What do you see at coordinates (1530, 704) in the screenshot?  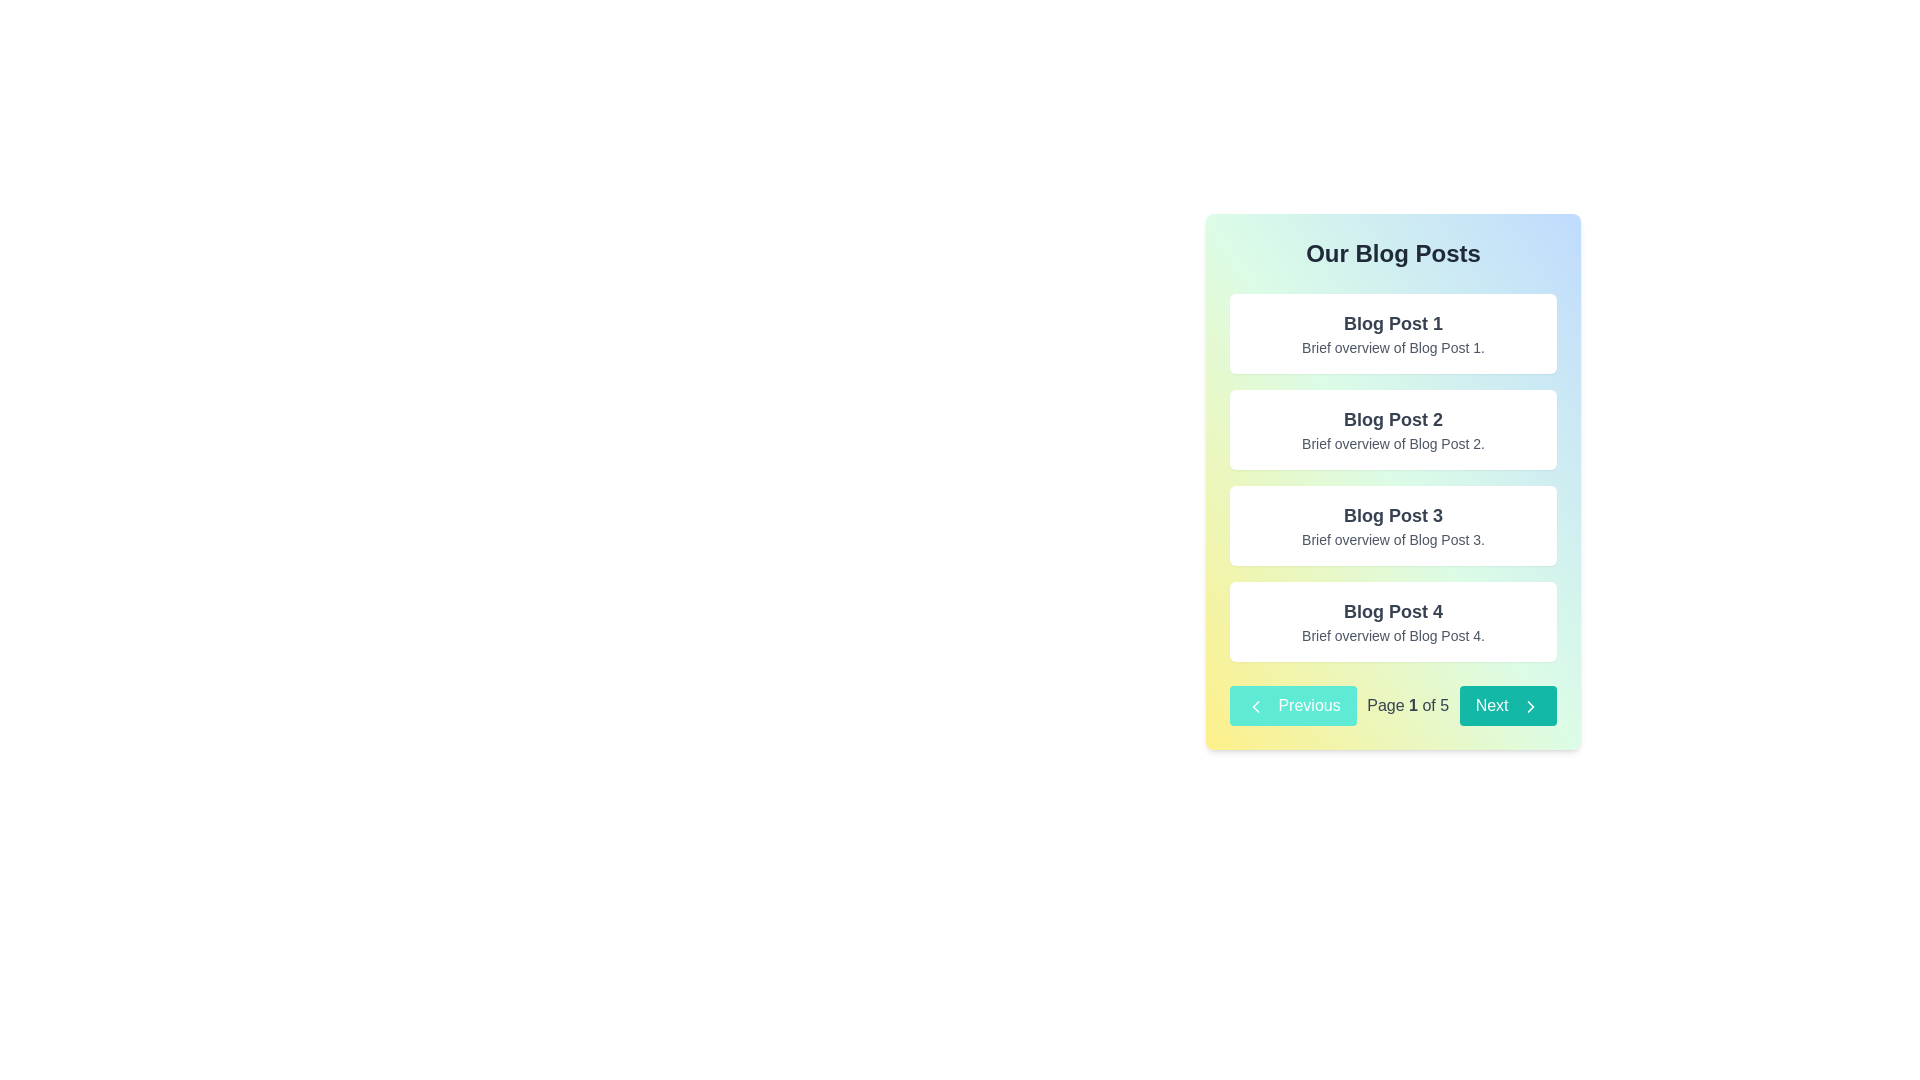 I see `the right-pointing chevron icon located inside the 'Next' button at the bottom-right corner of the interface` at bounding box center [1530, 704].